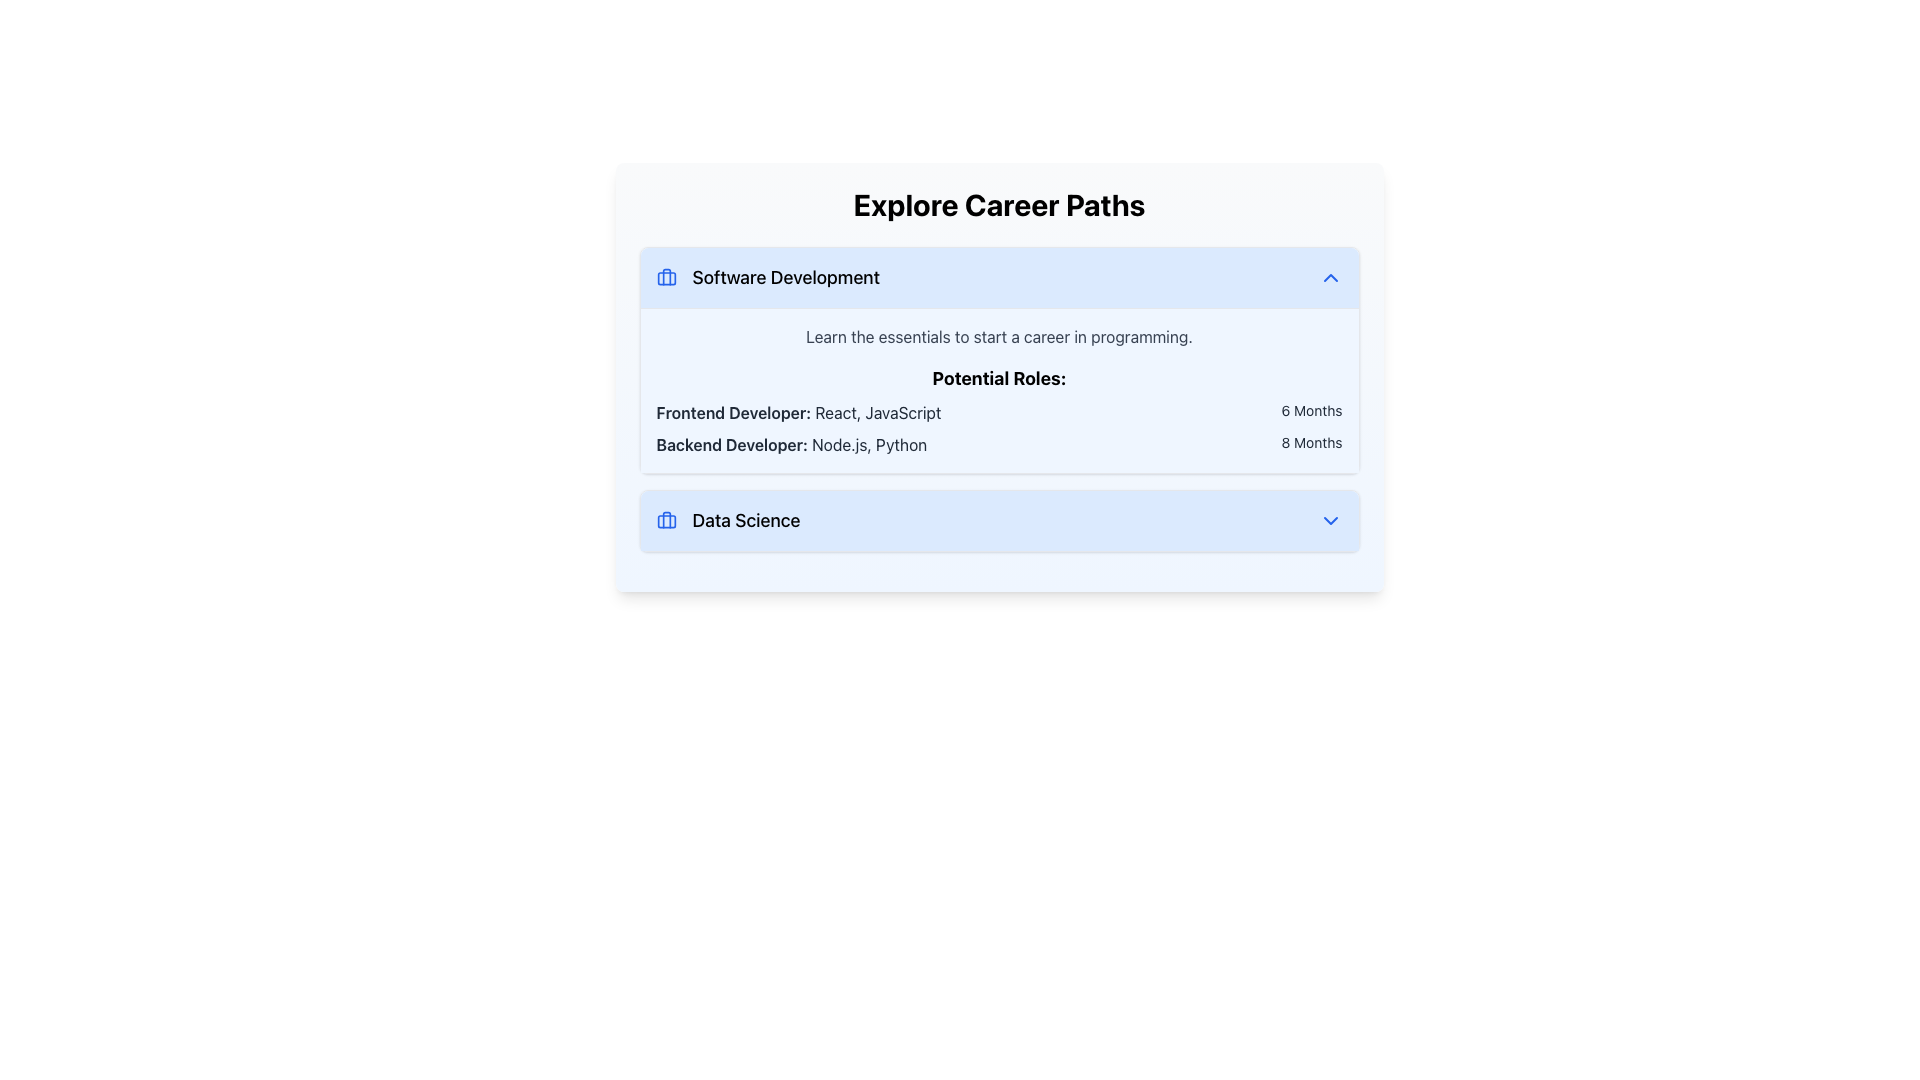 The width and height of the screenshot is (1920, 1080). I want to click on the text label that indicates the duration associated with the 'Frontend Developer' role, located at the rightmost part of the layout adjacent to 'Frontend Developer: React, JavaScript', so click(1311, 411).